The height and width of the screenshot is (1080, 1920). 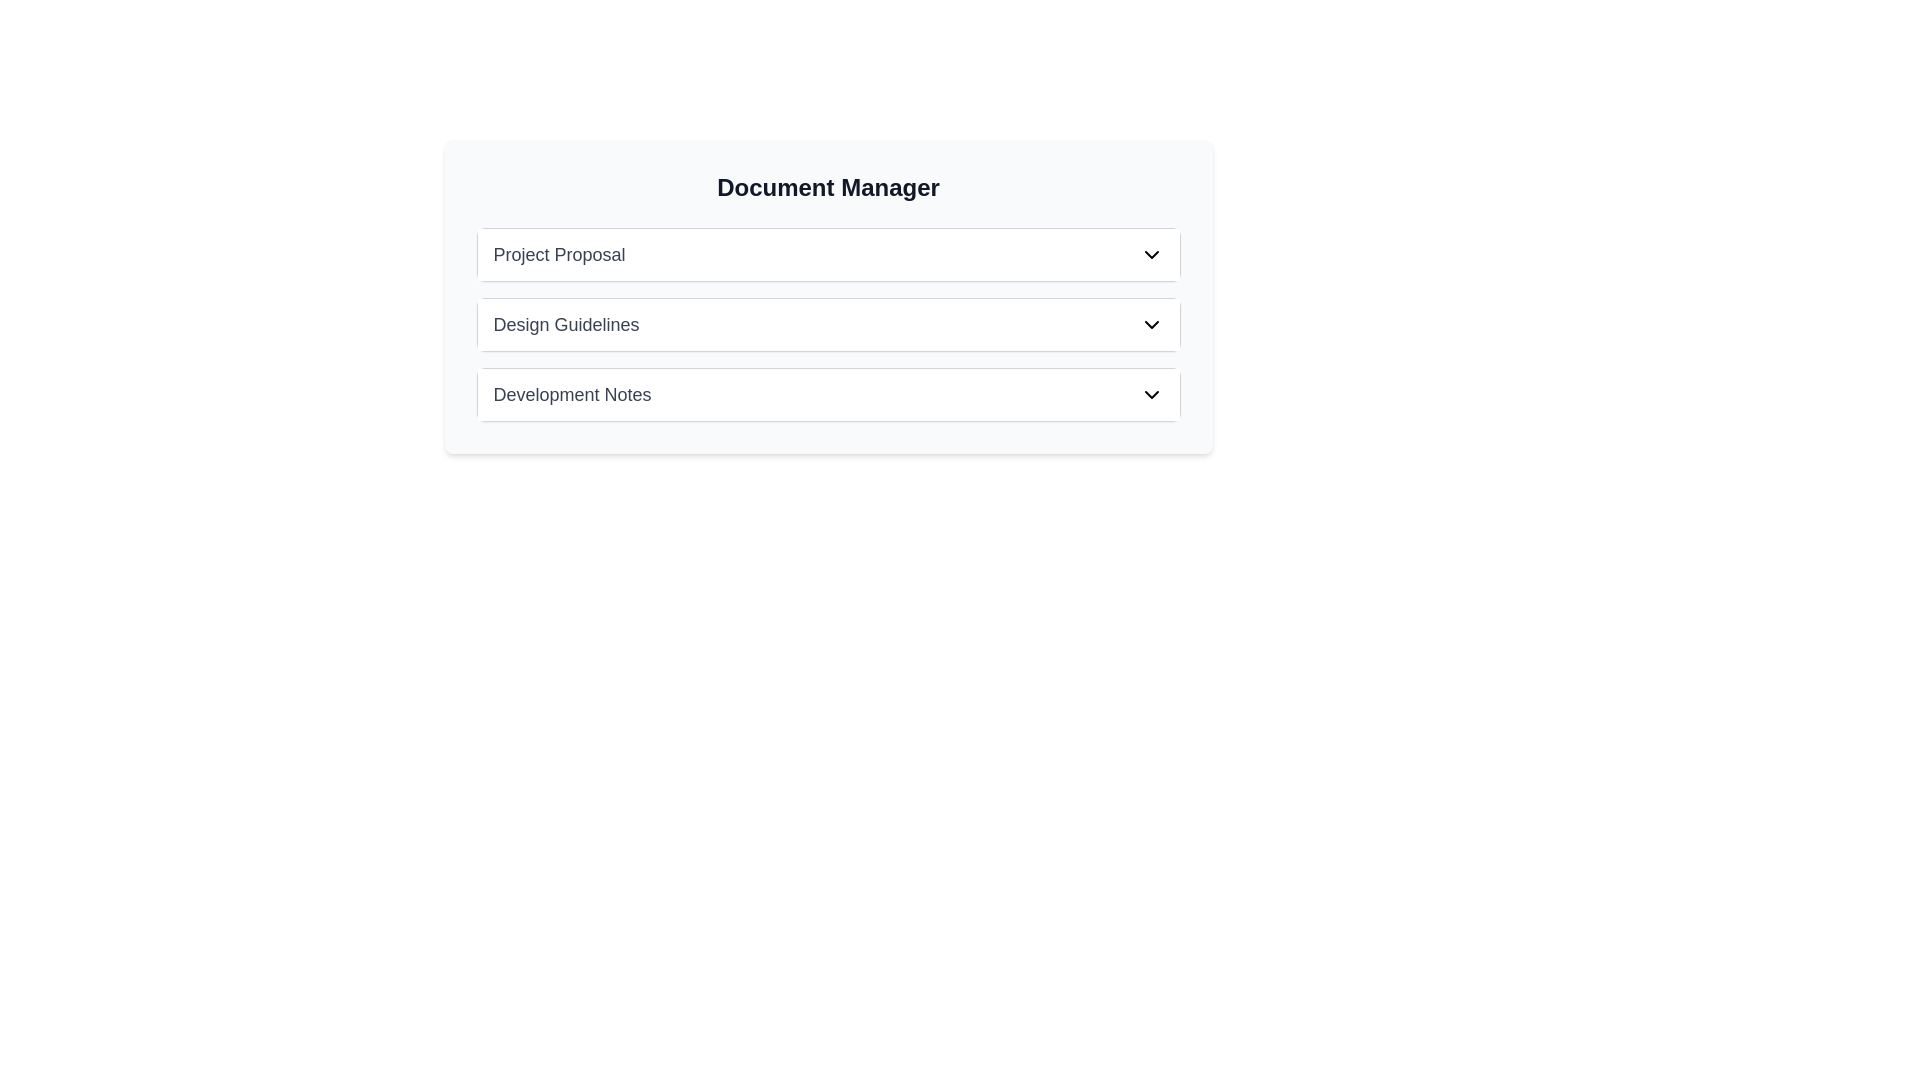 What do you see at coordinates (1151, 253) in the screenshot?
I see `the collapsible icon located at the top right corner of the 'Project Proposal' section in the 'Document Manager'` at bounding box center [1151, 253].